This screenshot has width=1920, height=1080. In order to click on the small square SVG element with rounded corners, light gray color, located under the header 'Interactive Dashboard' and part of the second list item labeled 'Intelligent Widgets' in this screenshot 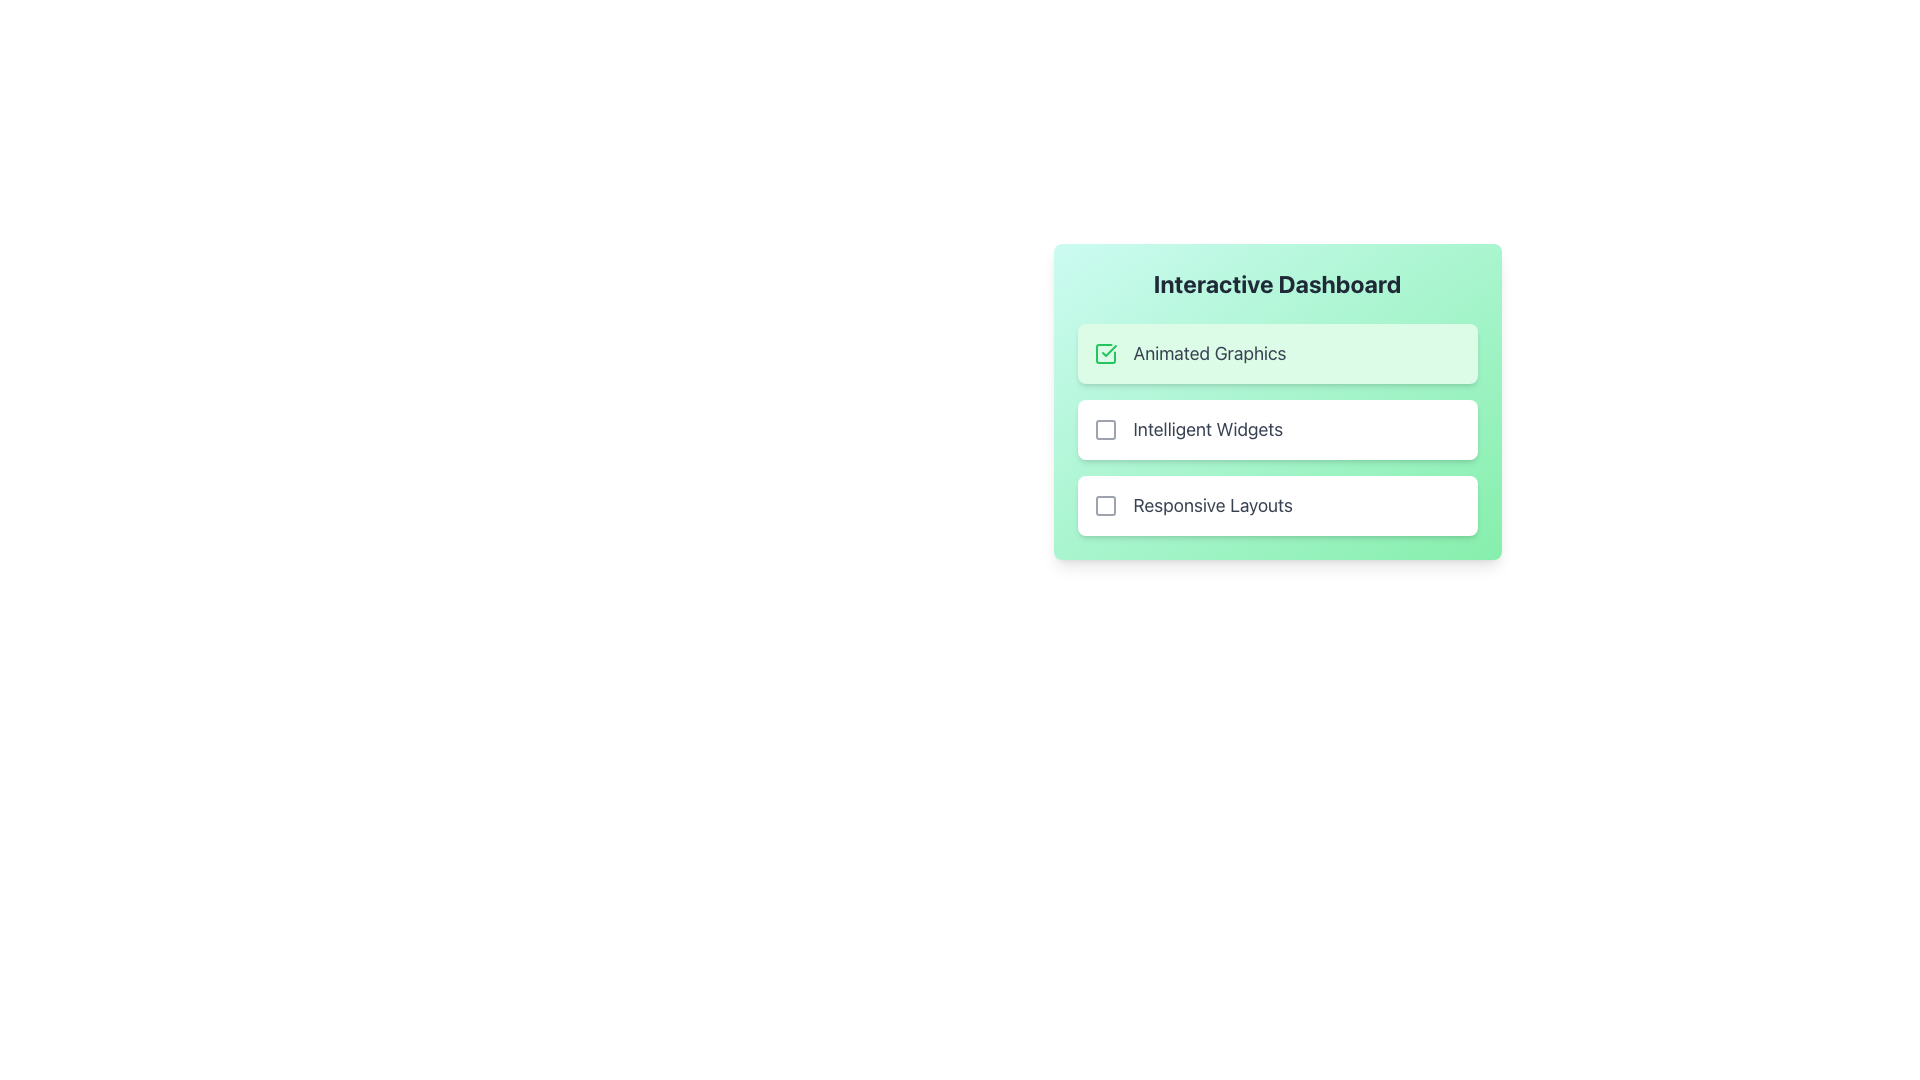, I will do `click(1104, 428)`.